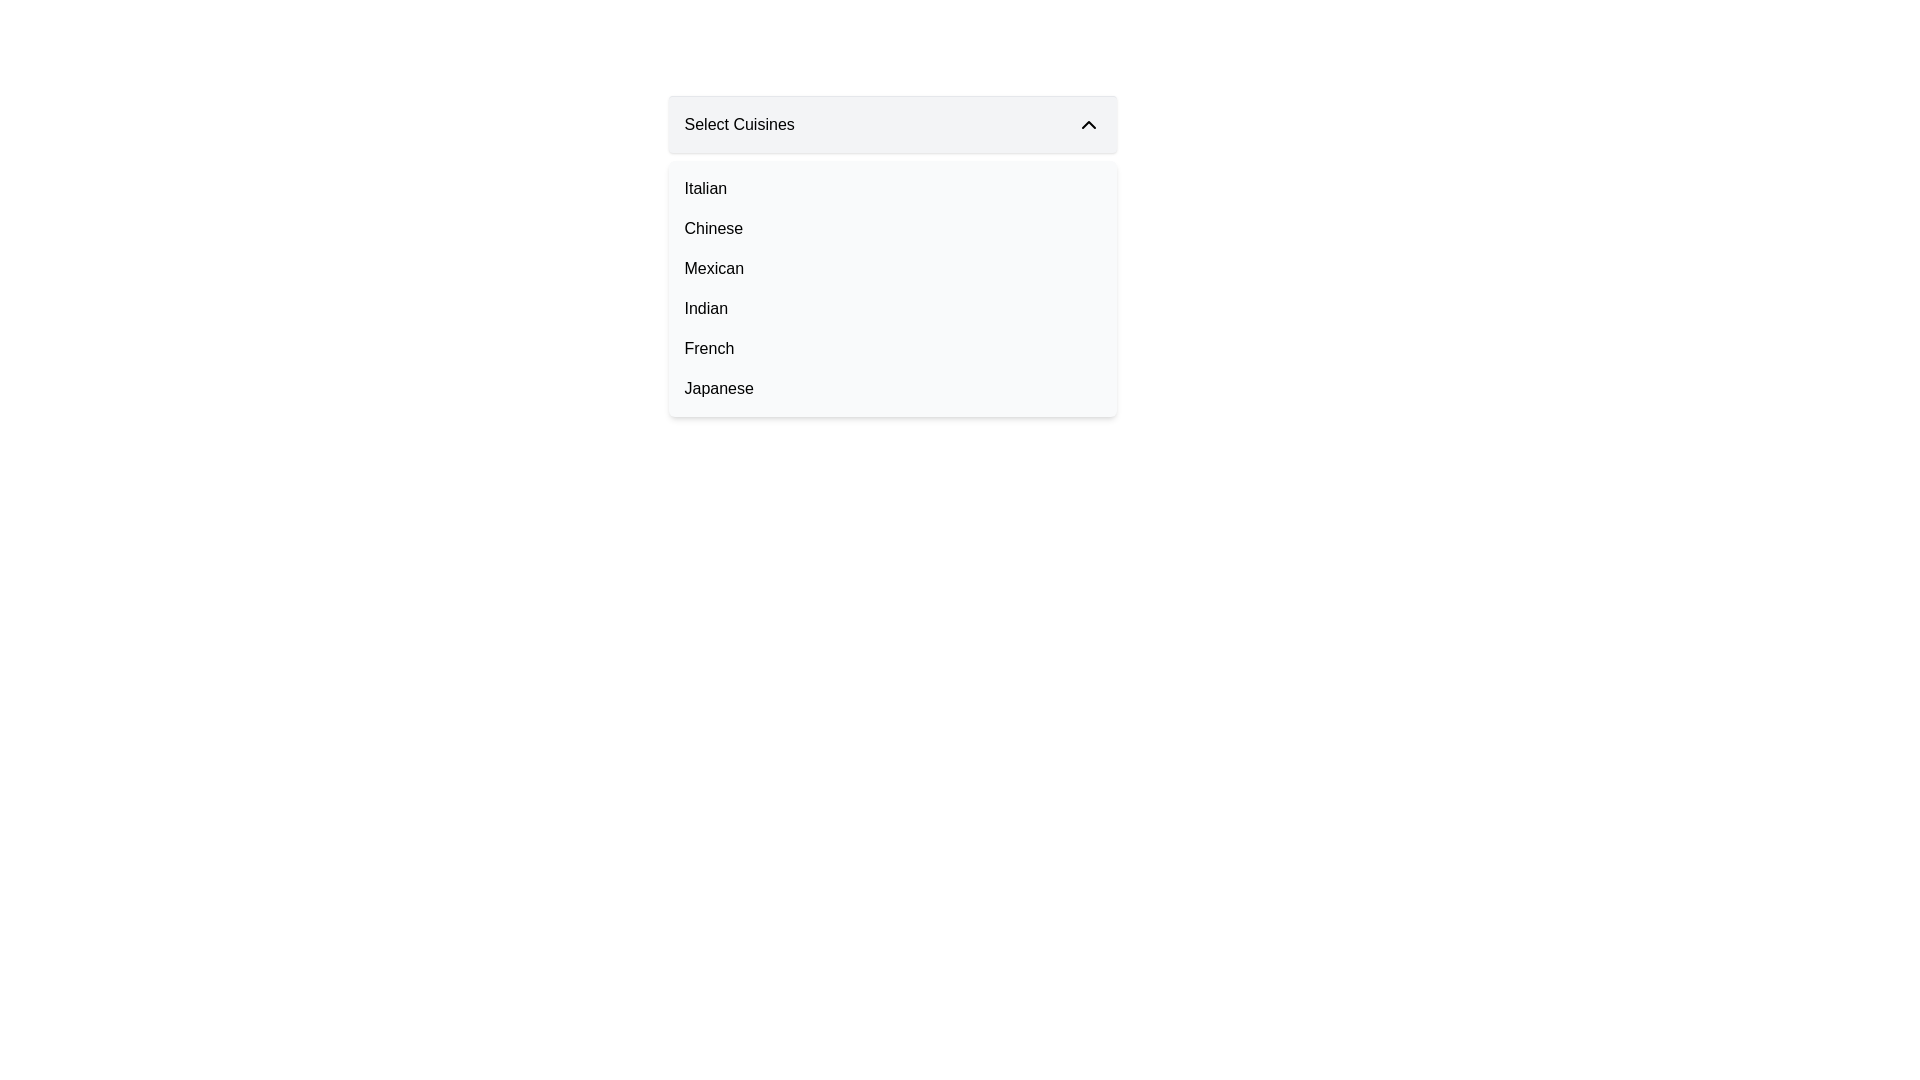  I want to click on the list item displaying 'Mexican' in the dropdown menu titled 'Select Cuisines', so click(891, 268).